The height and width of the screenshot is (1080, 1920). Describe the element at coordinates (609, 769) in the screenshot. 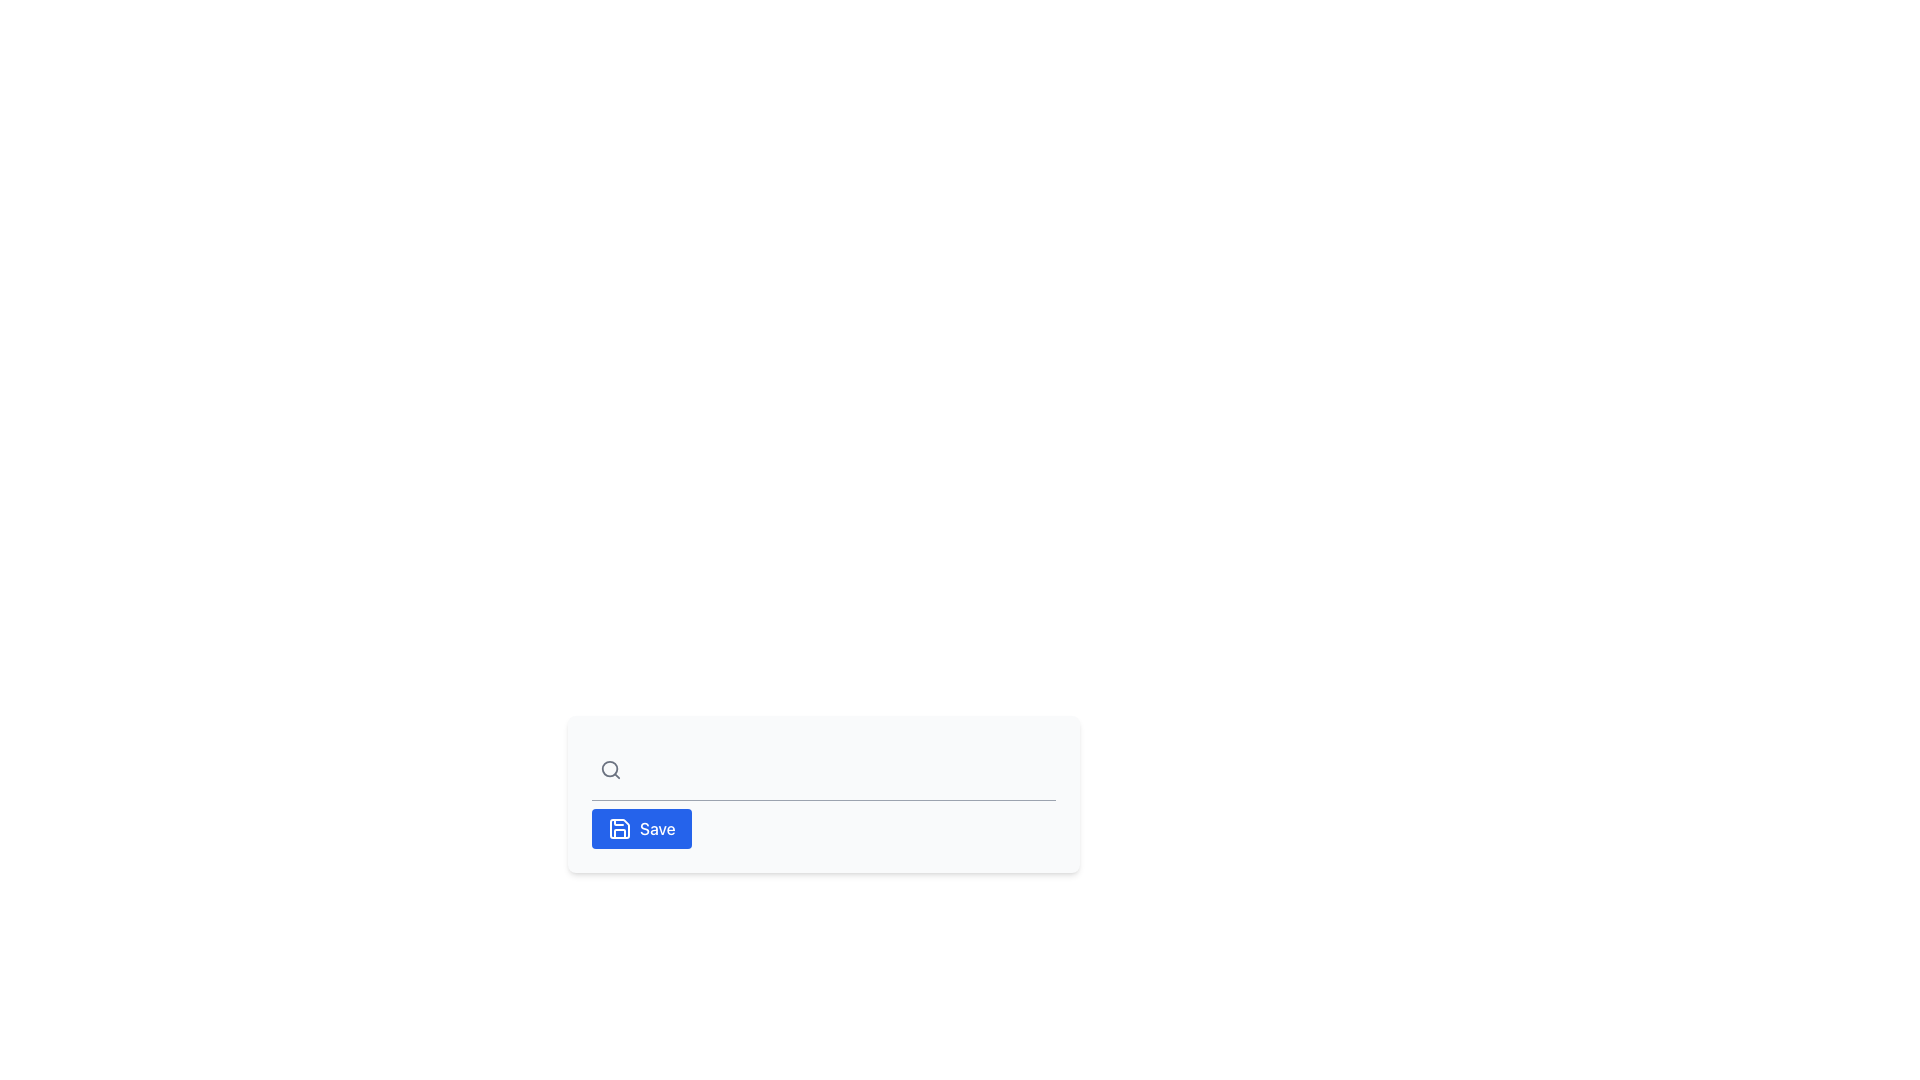

I see `the search icon located on the left side of the search bar to trigger the tooltip or visual feedback` at that location.